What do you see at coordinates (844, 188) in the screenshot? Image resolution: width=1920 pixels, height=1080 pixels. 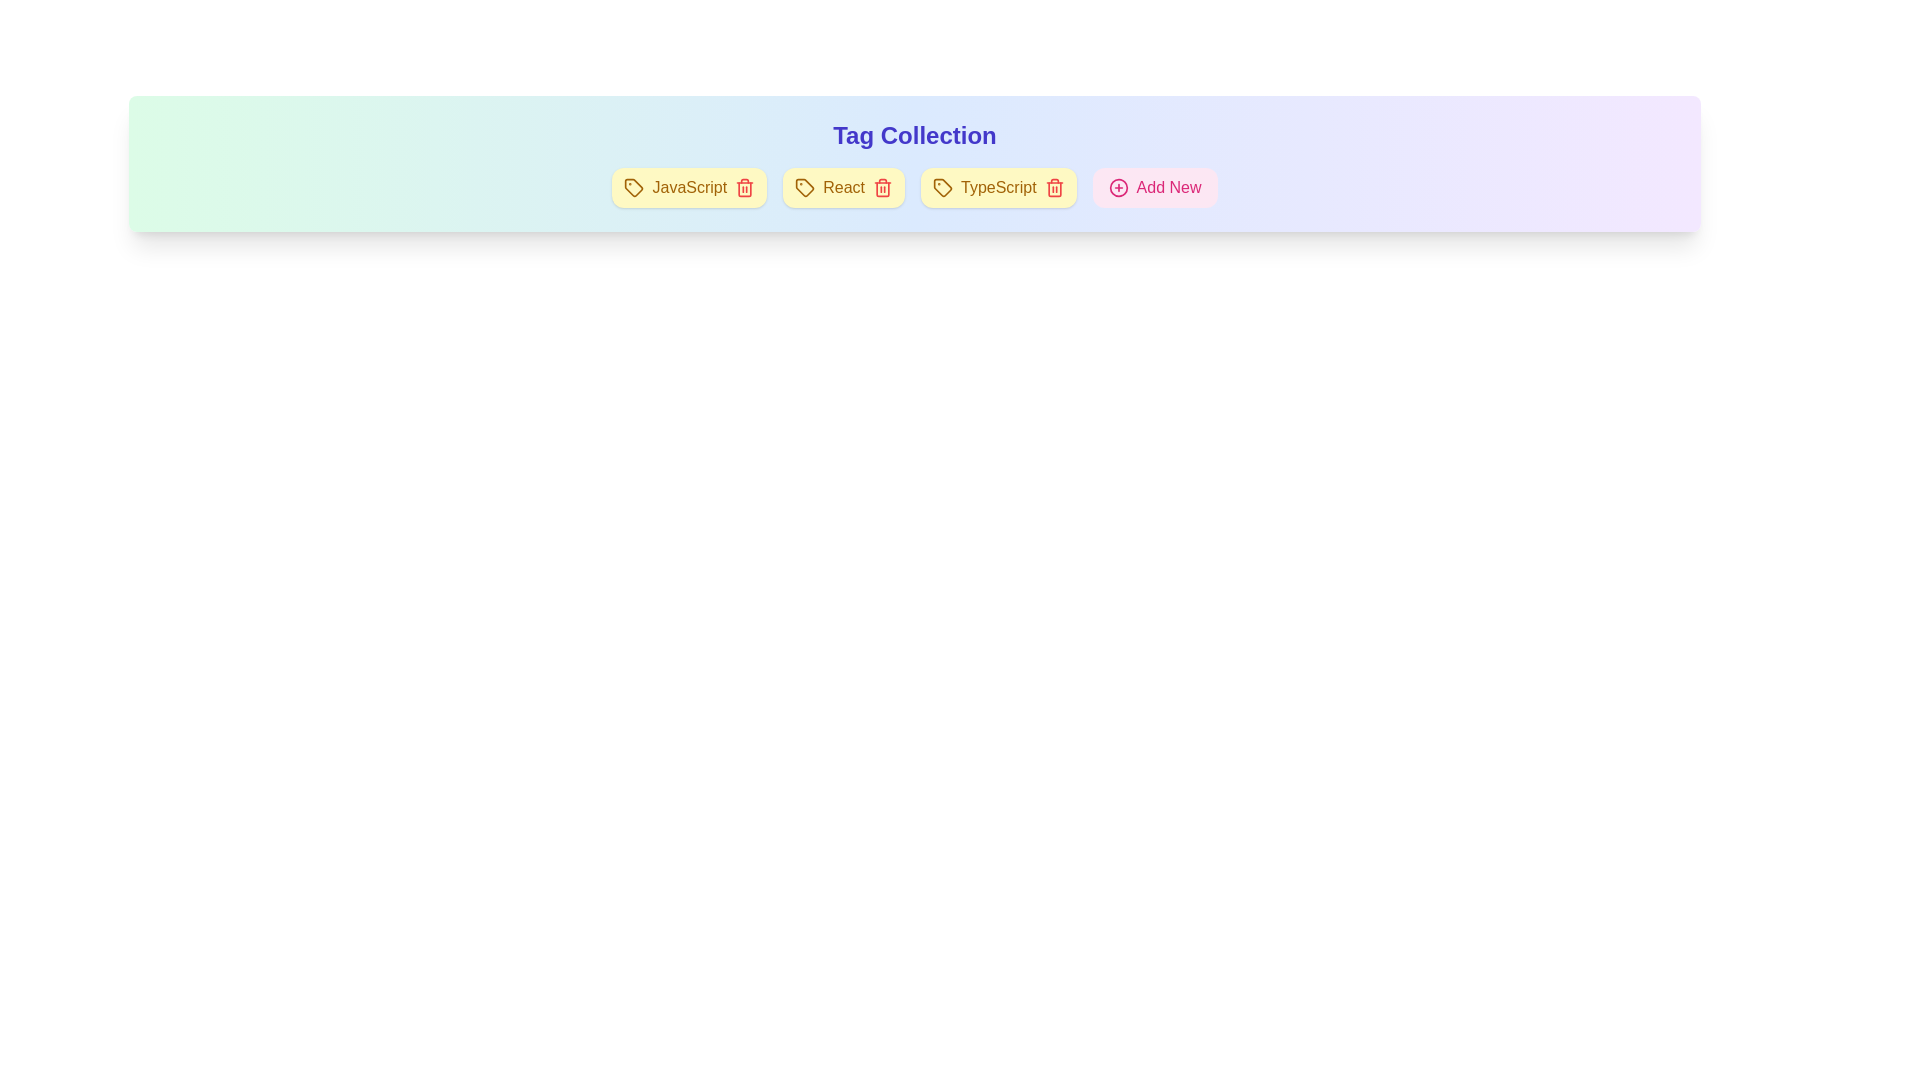 I see `the 'React' interactive tag, which is the second button in a row of similar buttons` at bounding box center [844, 188].